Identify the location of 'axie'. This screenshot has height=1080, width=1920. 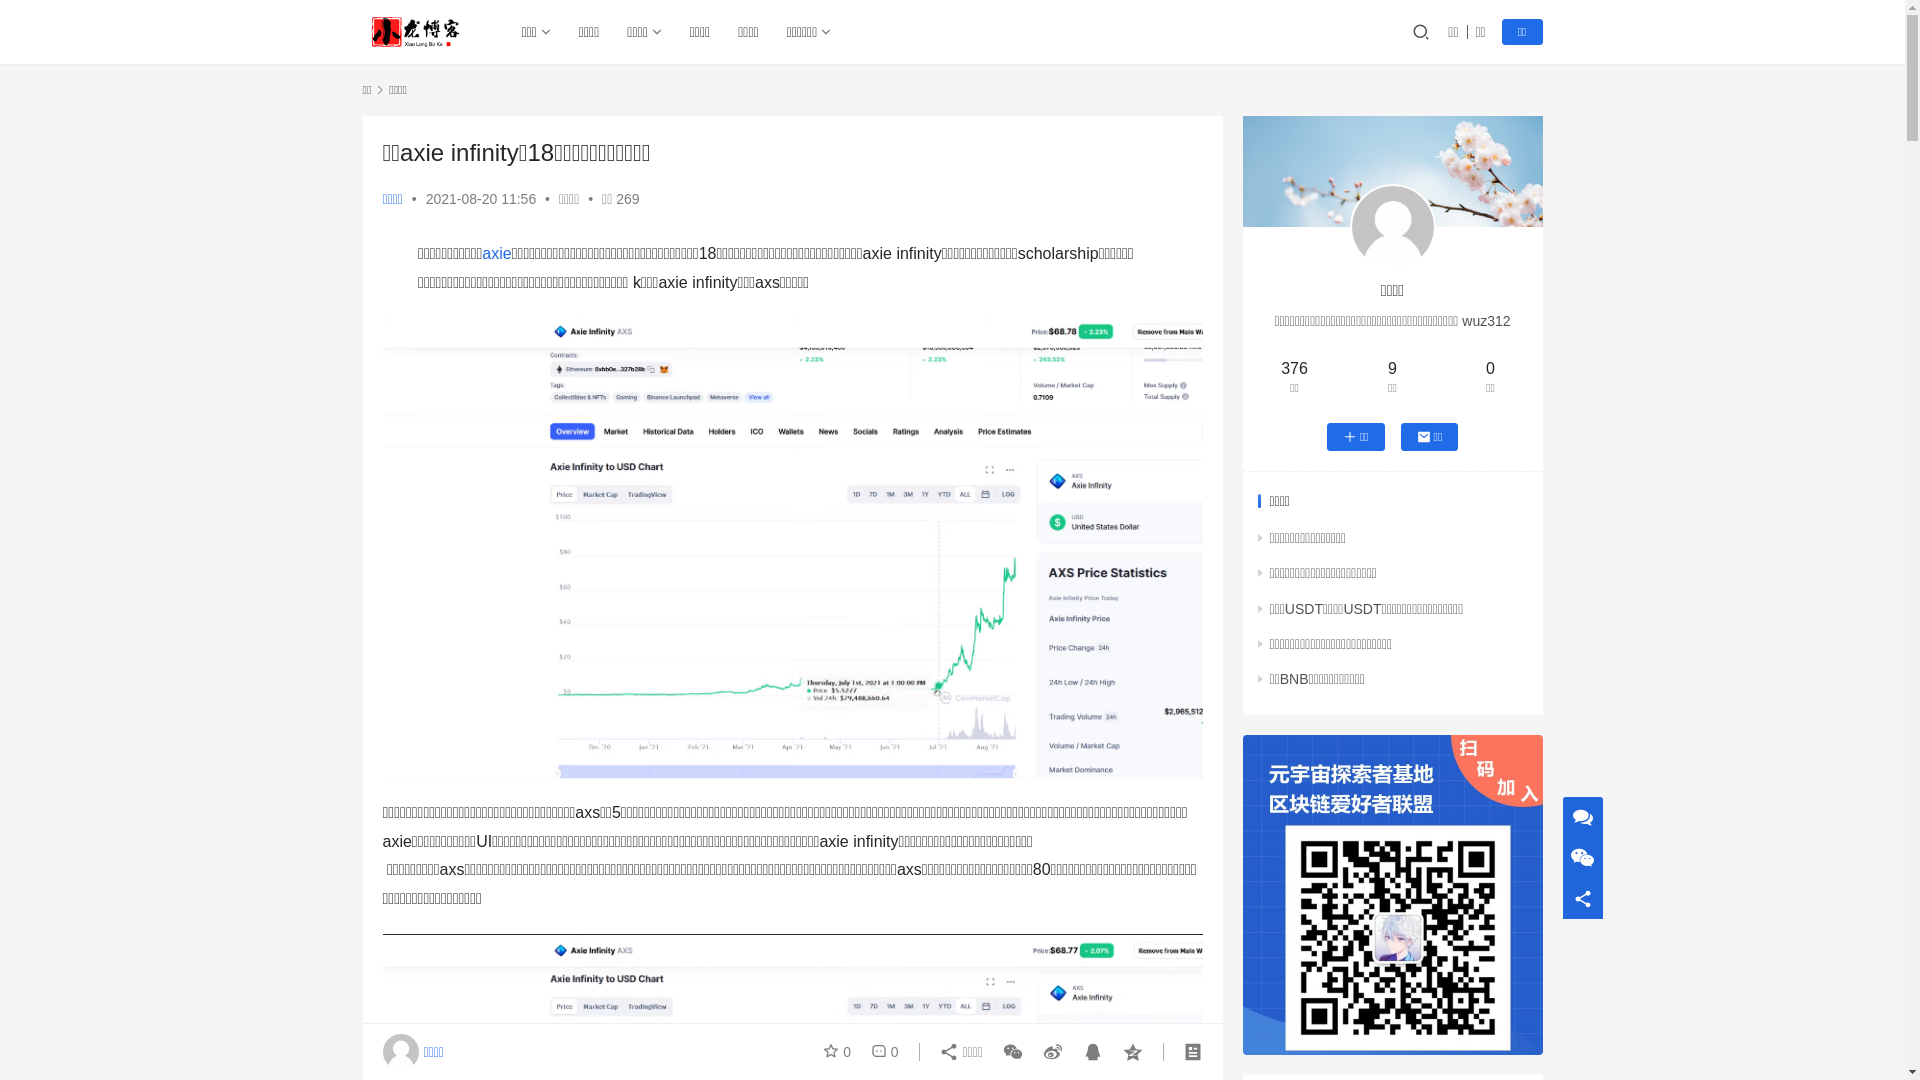
(481, 252).